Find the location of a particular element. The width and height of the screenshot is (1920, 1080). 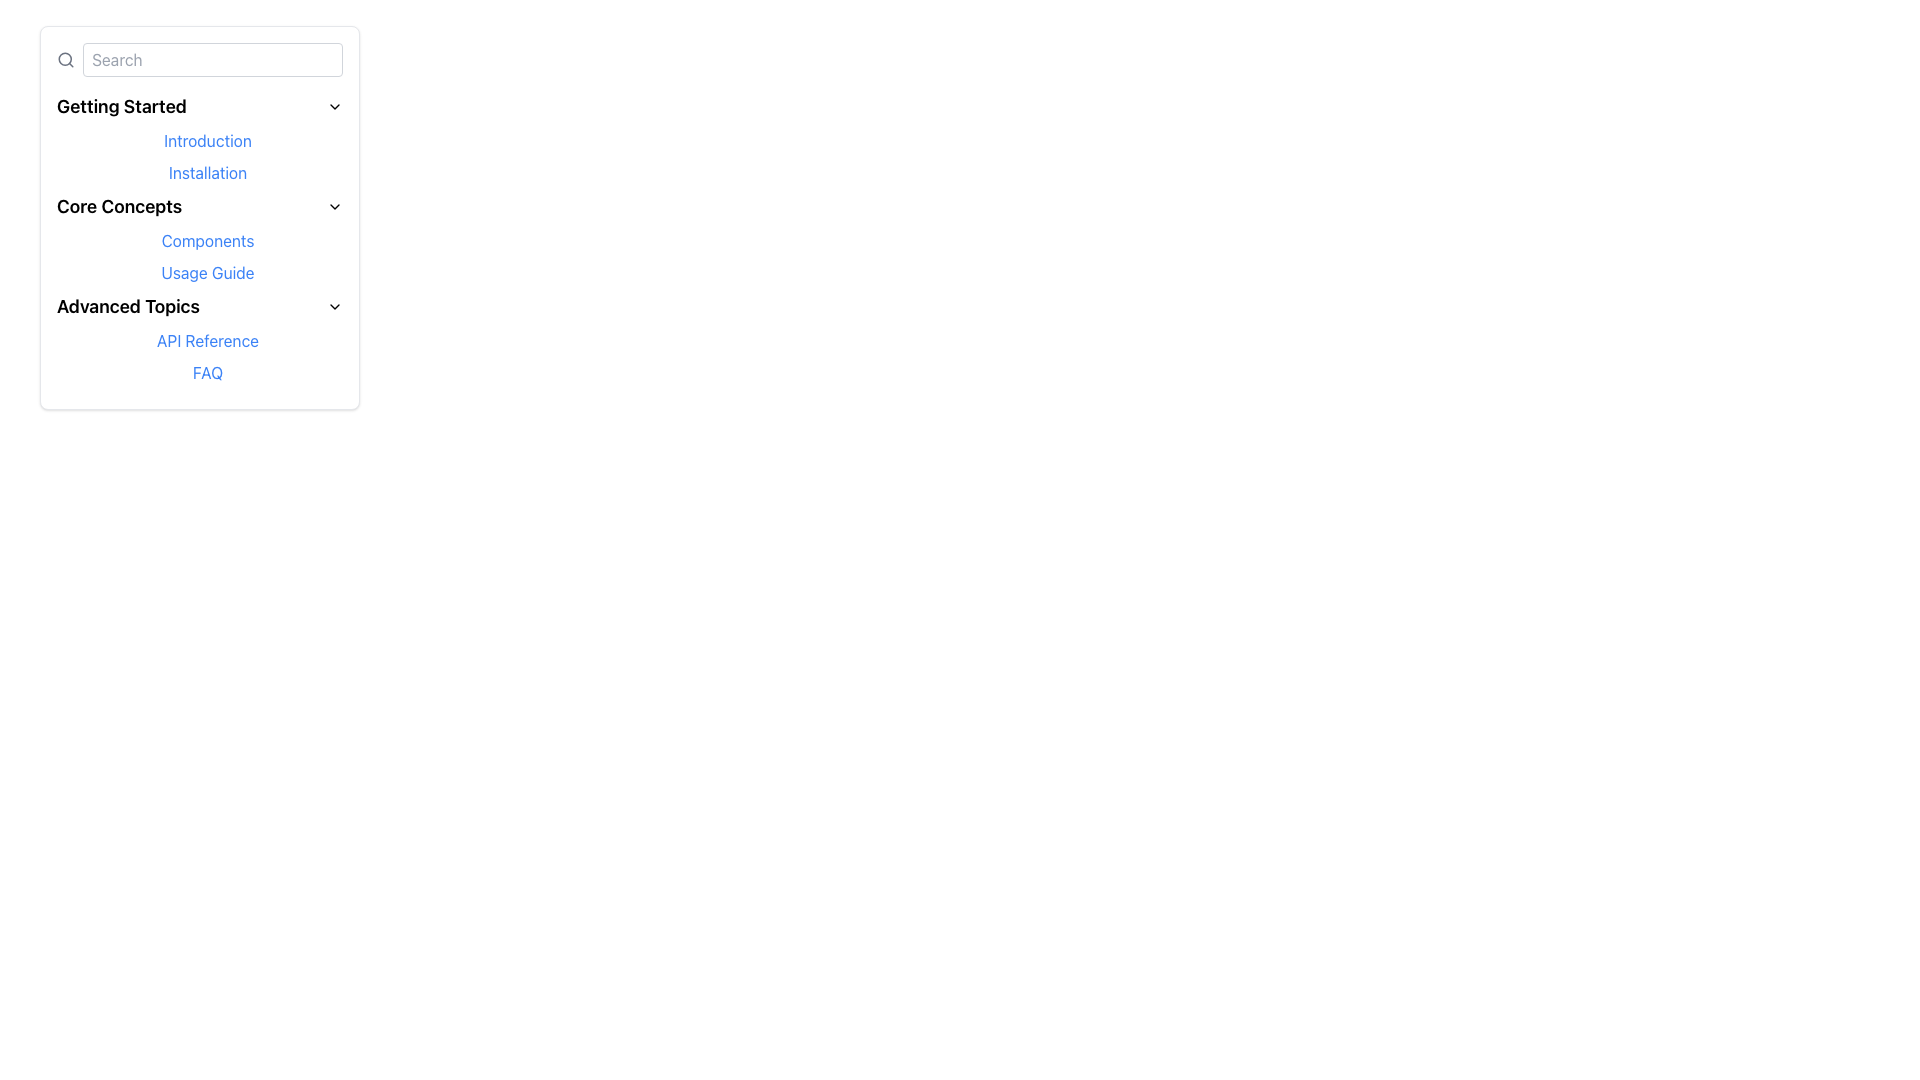

the hyperlink in the 'Getting Started' section is located at coordinates (207, 172).